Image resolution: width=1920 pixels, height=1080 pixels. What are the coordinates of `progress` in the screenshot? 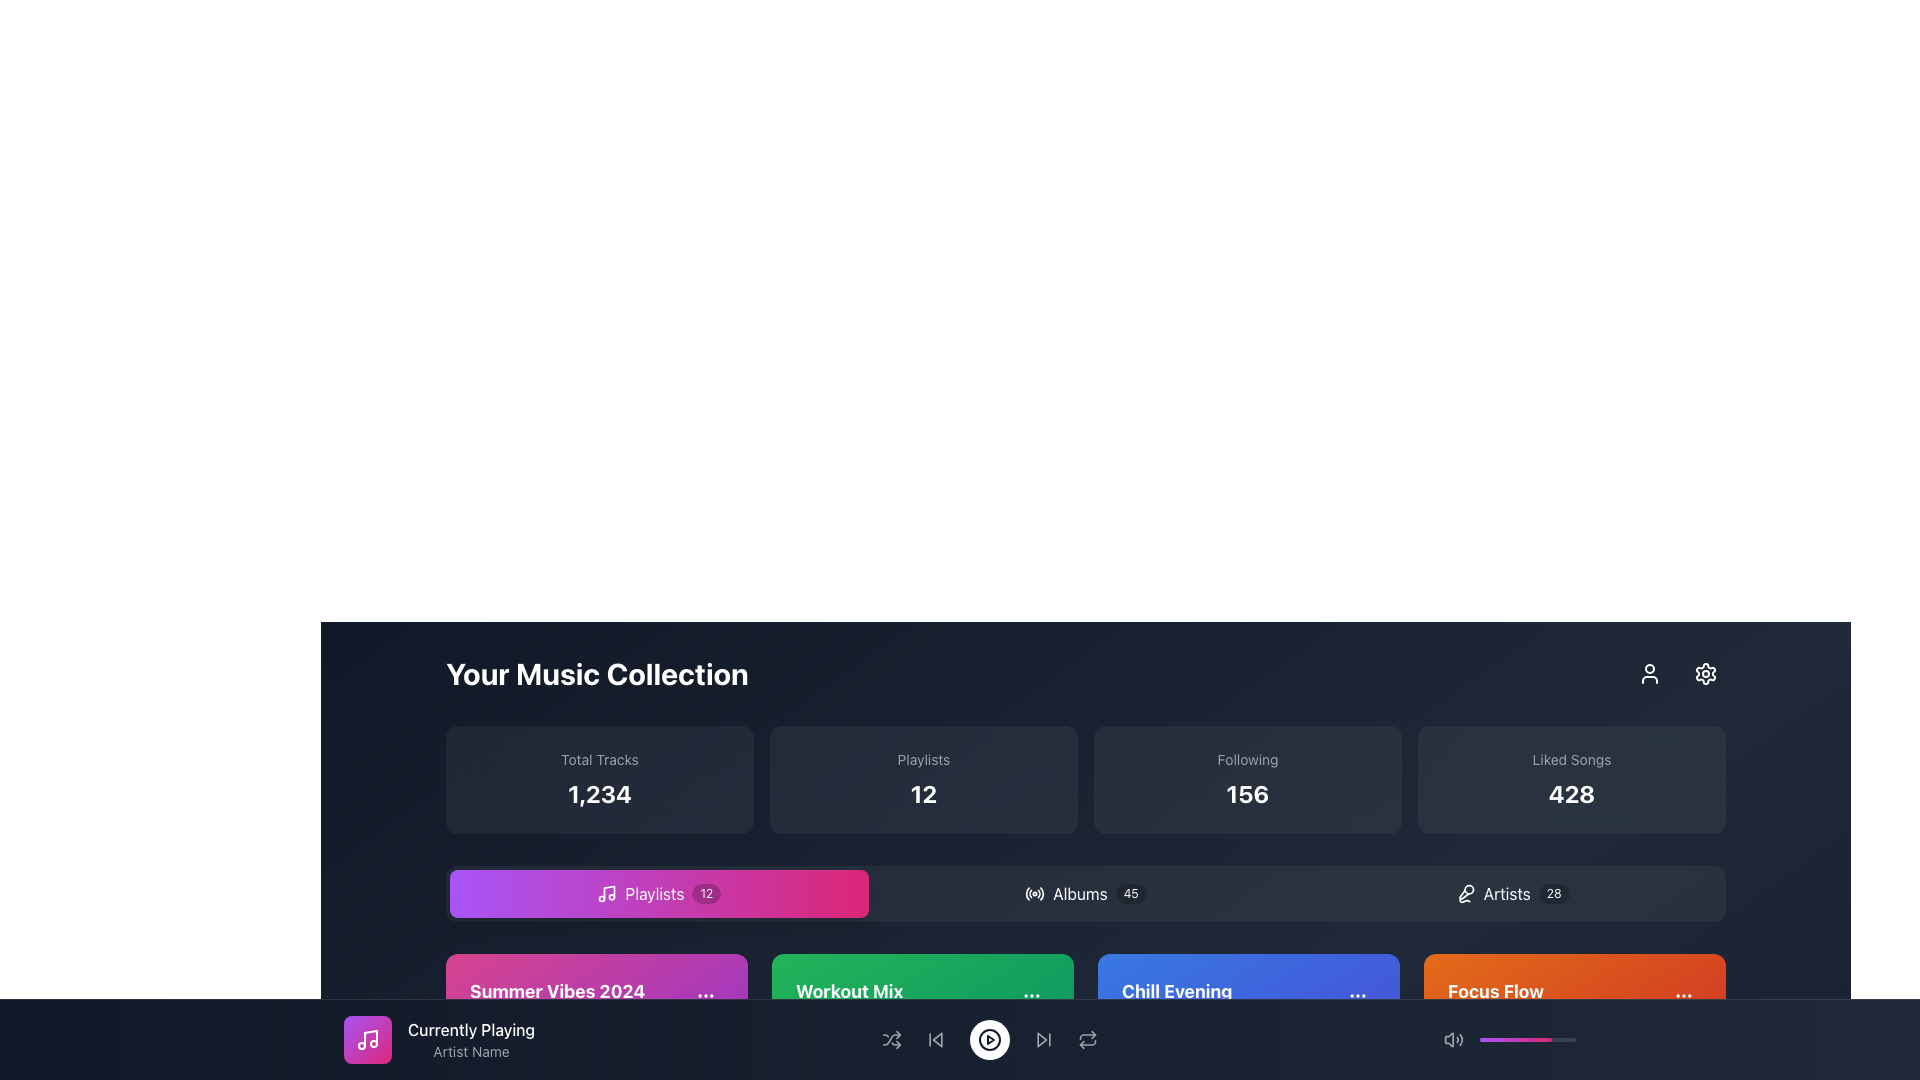 It's located at (1529, 1039).